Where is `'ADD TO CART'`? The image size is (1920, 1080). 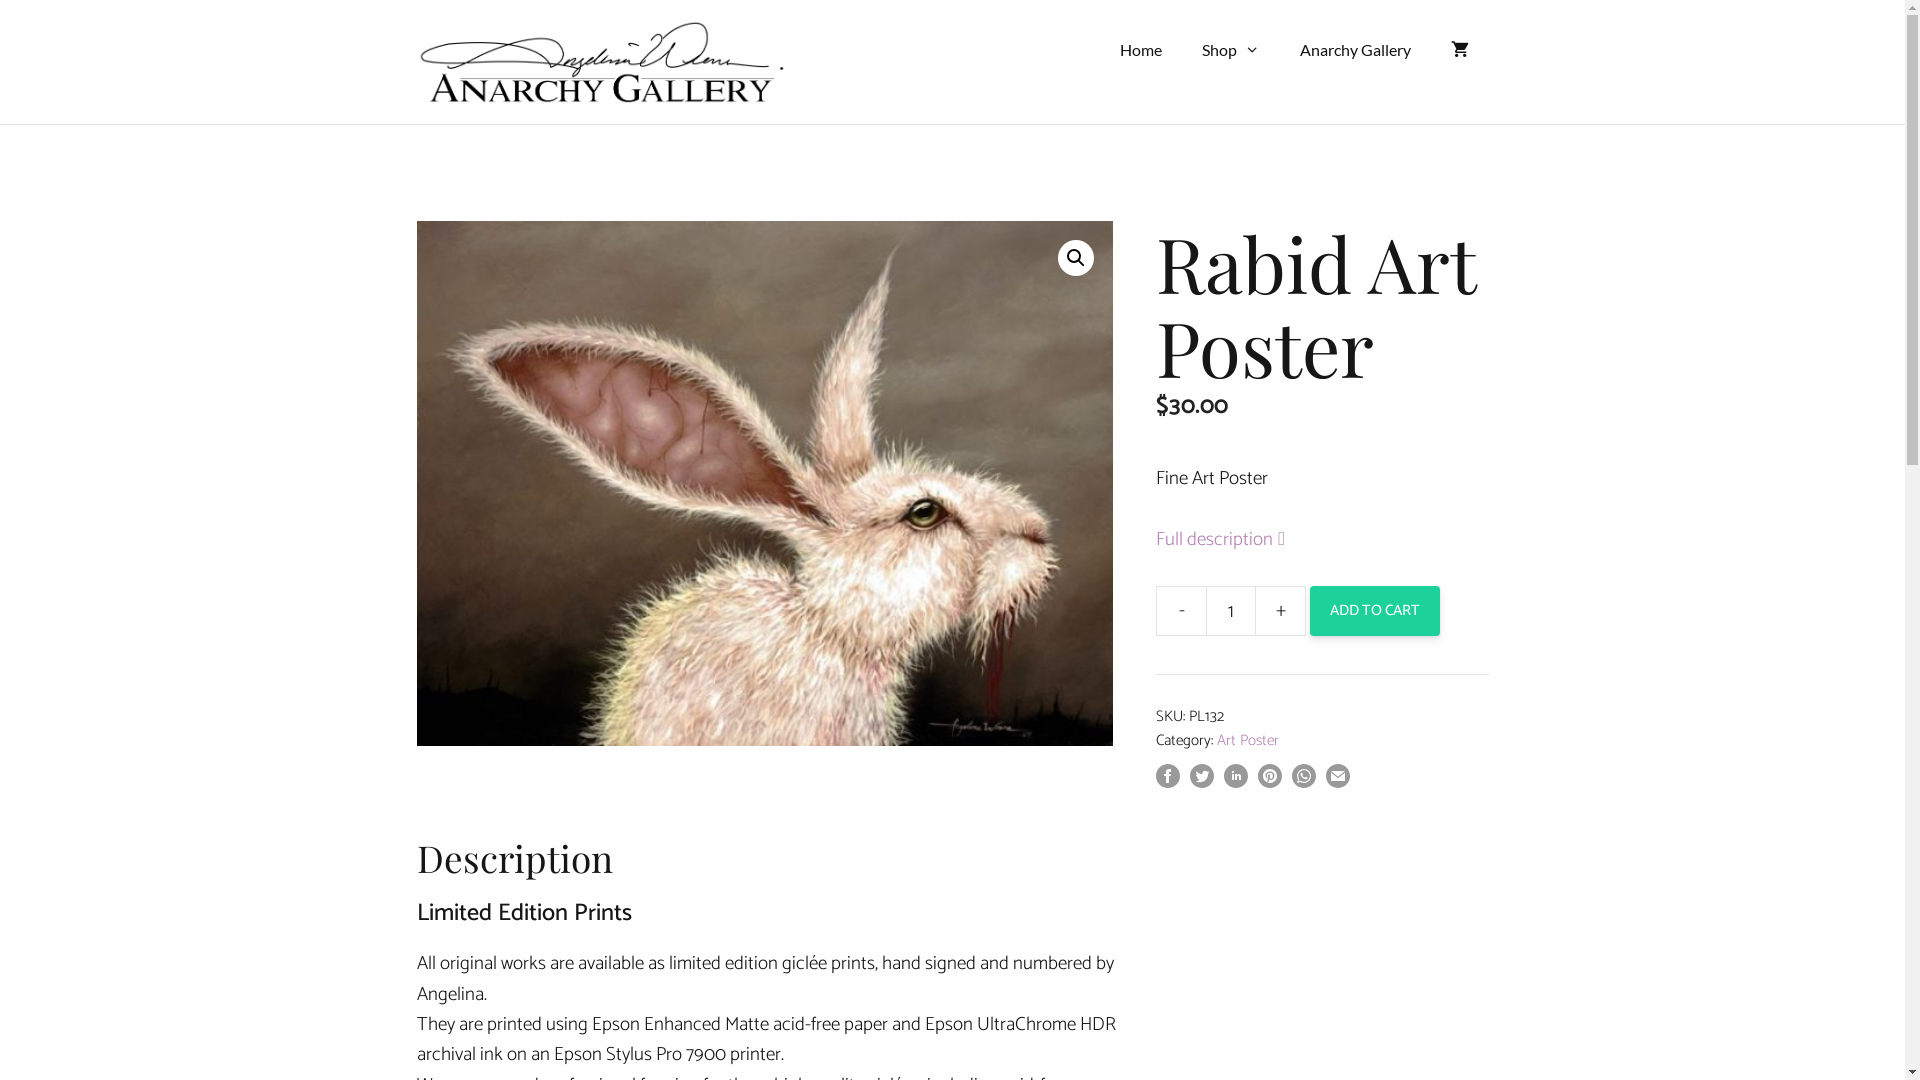
'ADD TO CART' is located at coordinates (1310, 609).